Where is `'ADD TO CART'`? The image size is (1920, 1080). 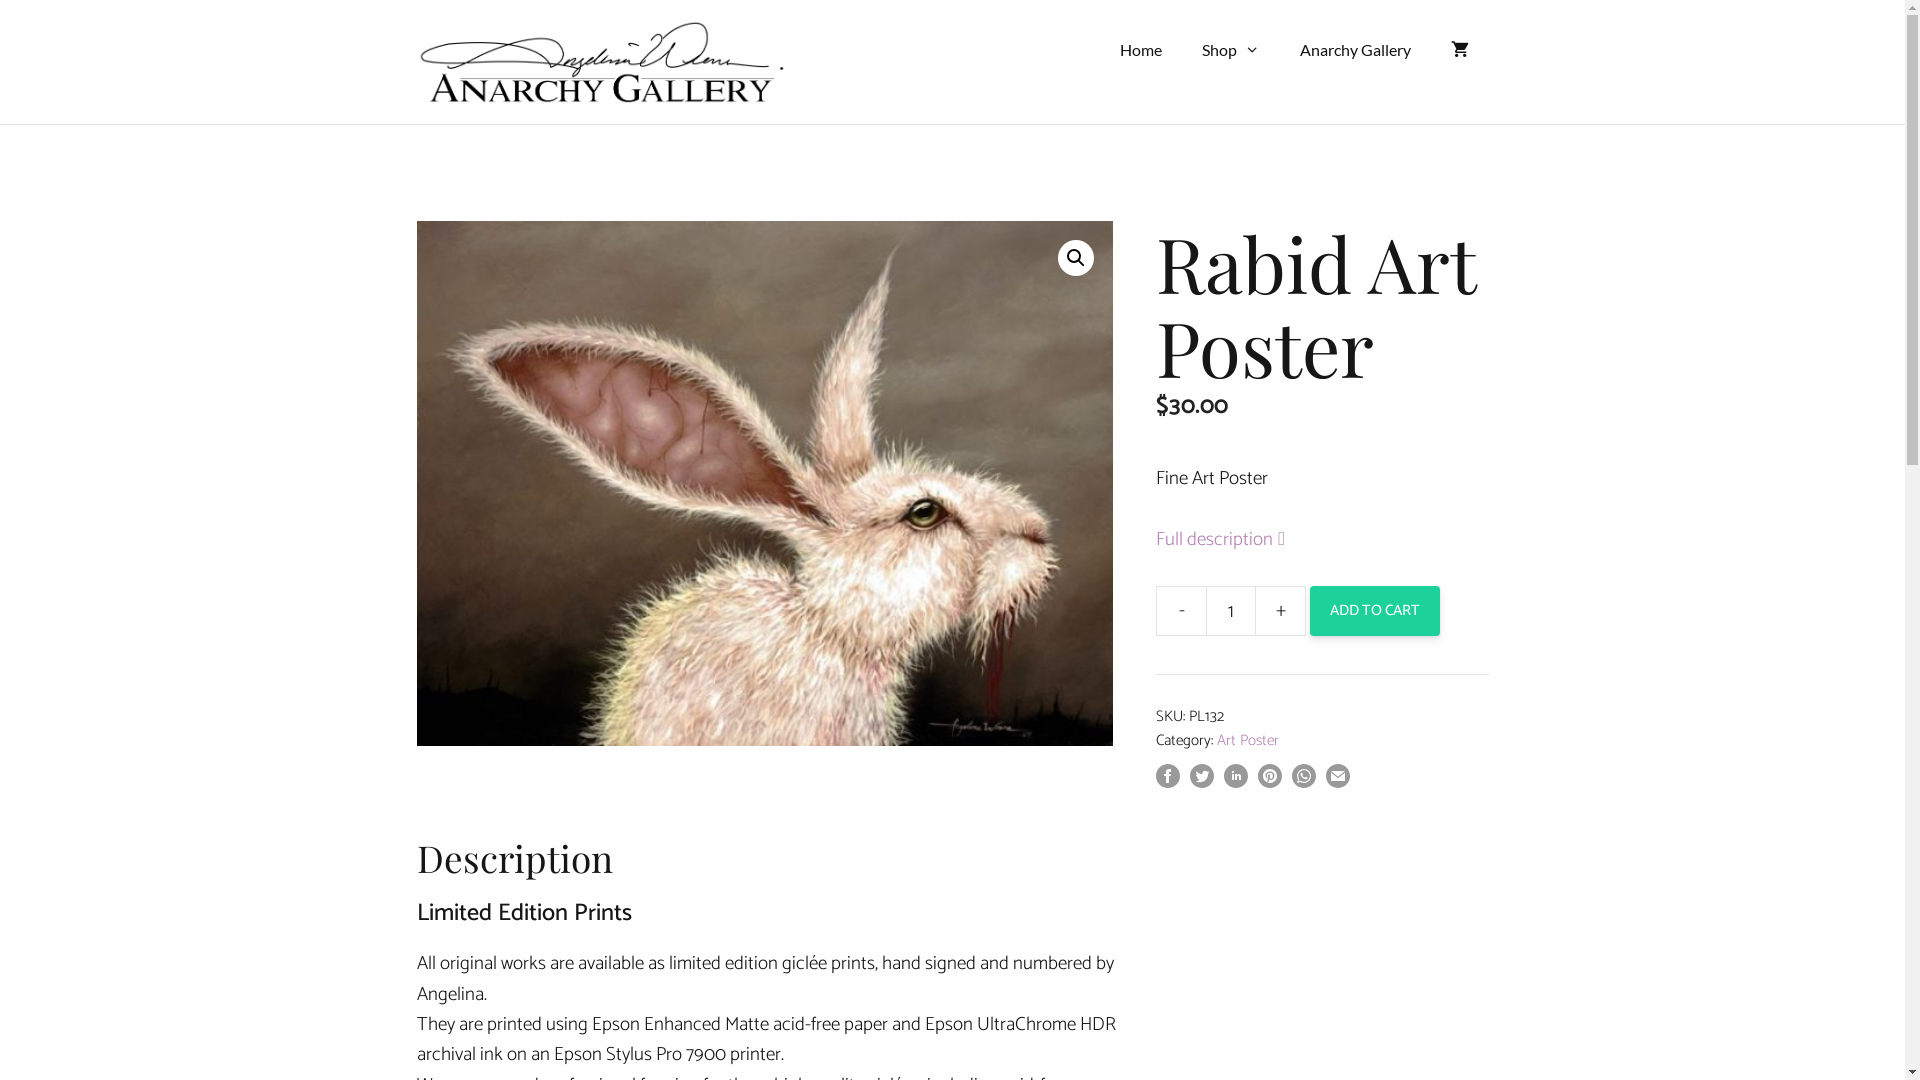
'ADD TO CART' is located at coordinates (1310, 609).